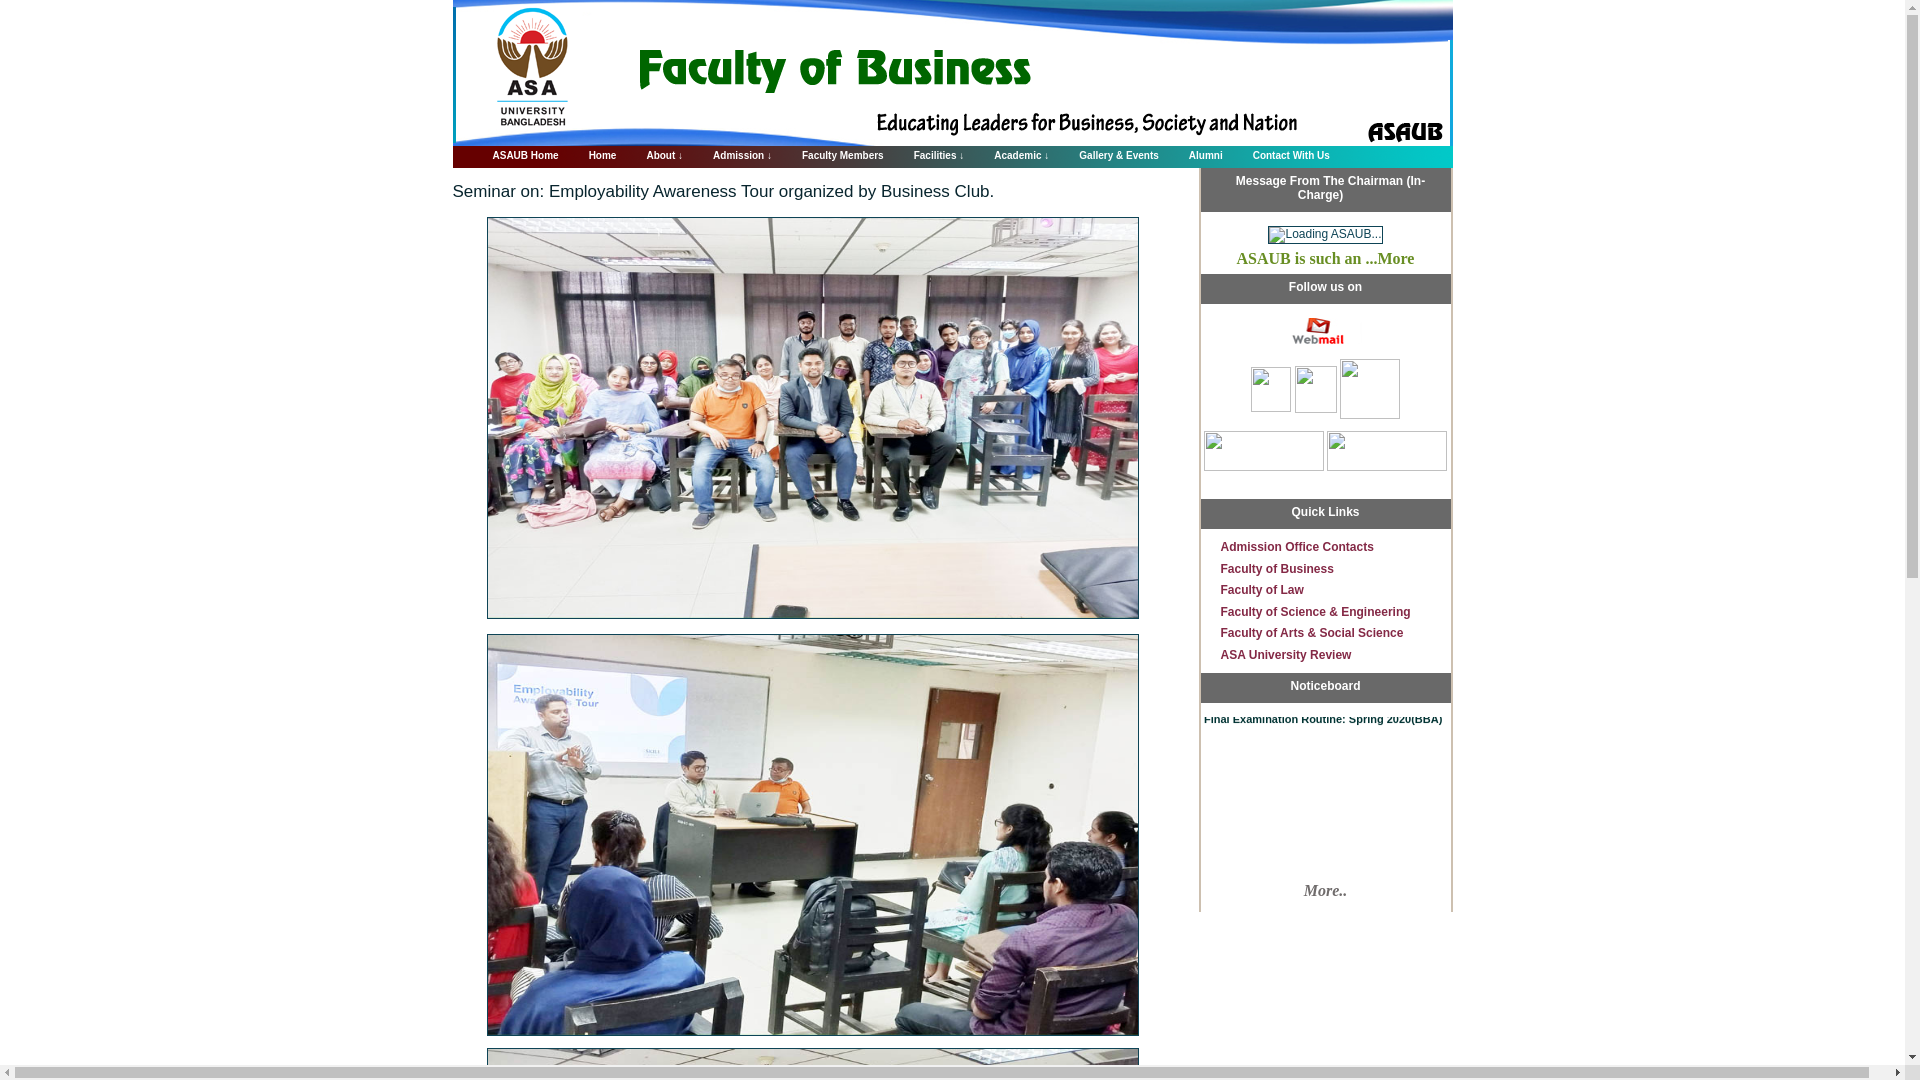 This screenshot has width=1920, height=1080. I want to click on 'Faculty of Law', so click(1260, 589).